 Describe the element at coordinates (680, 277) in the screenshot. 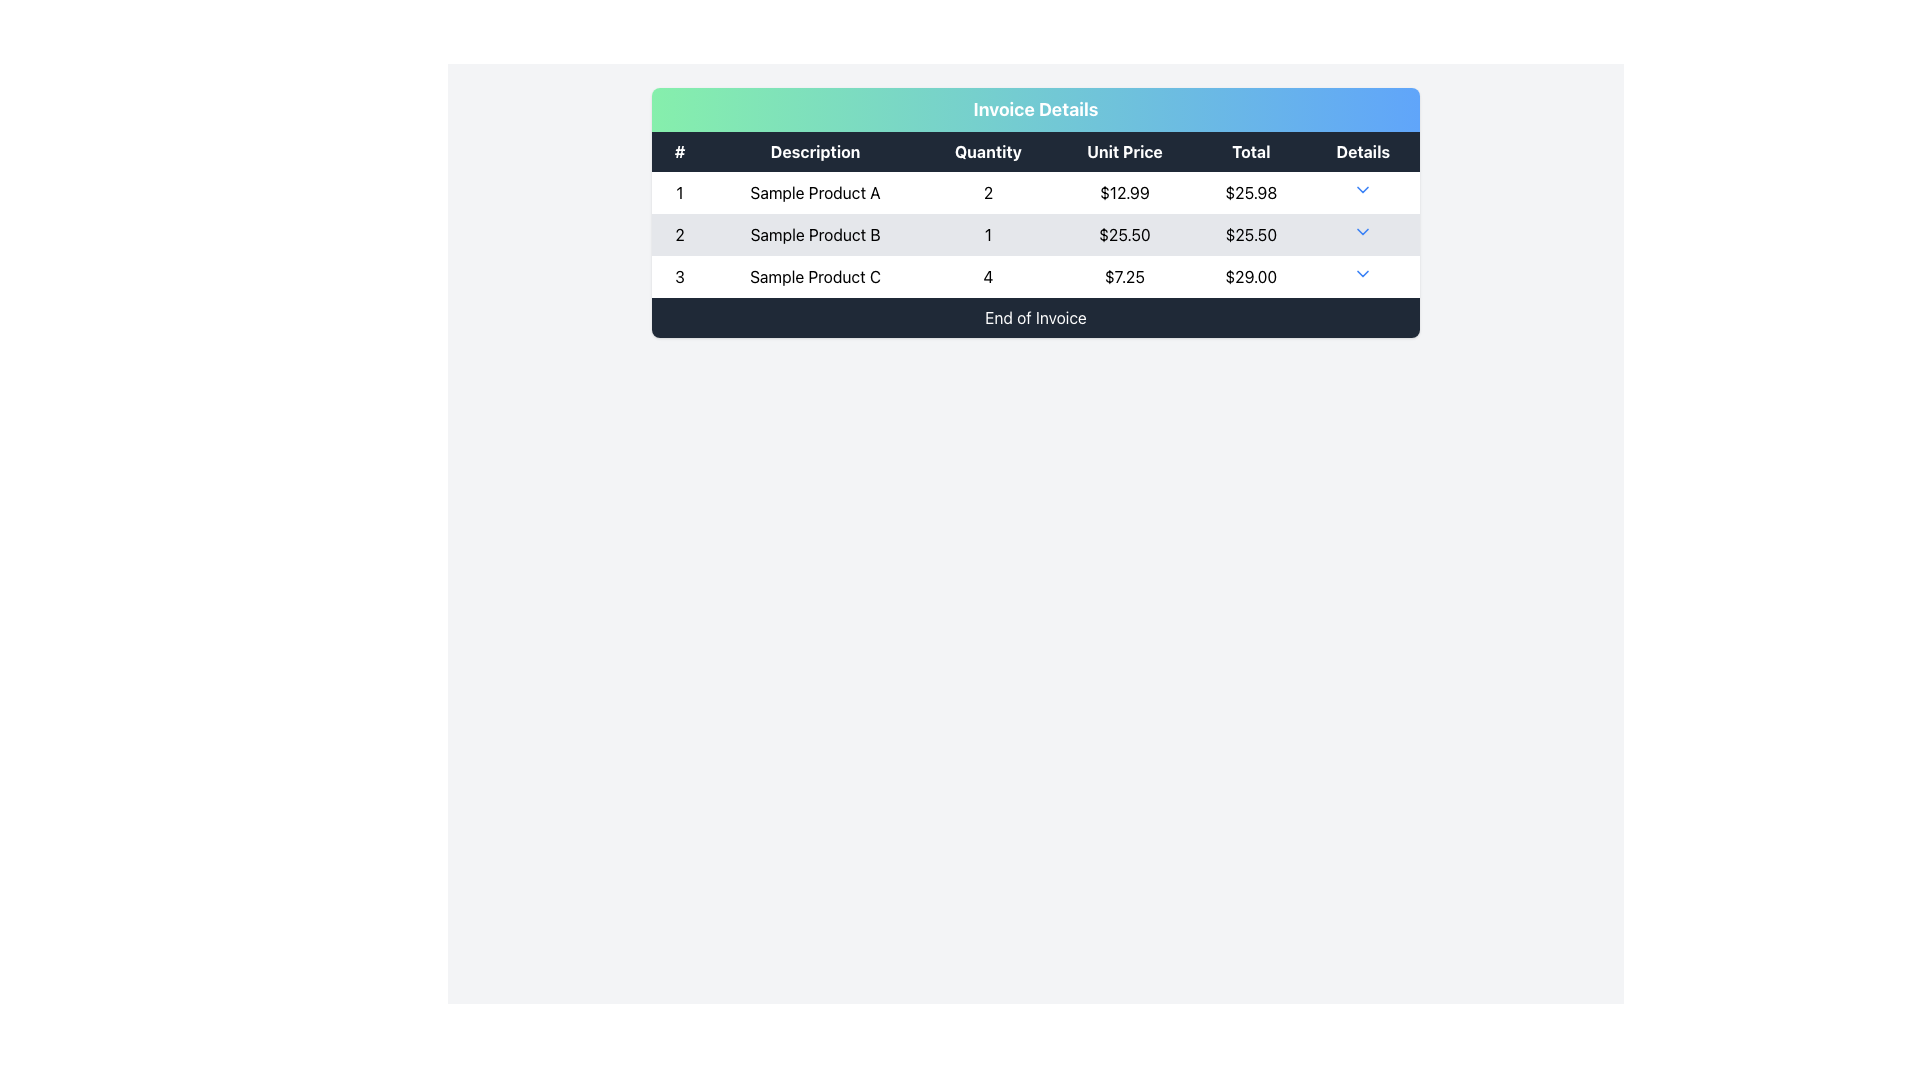

I see `the identifier text in the leftmost column of the third row of the 'Invoice Details' table` at that location.